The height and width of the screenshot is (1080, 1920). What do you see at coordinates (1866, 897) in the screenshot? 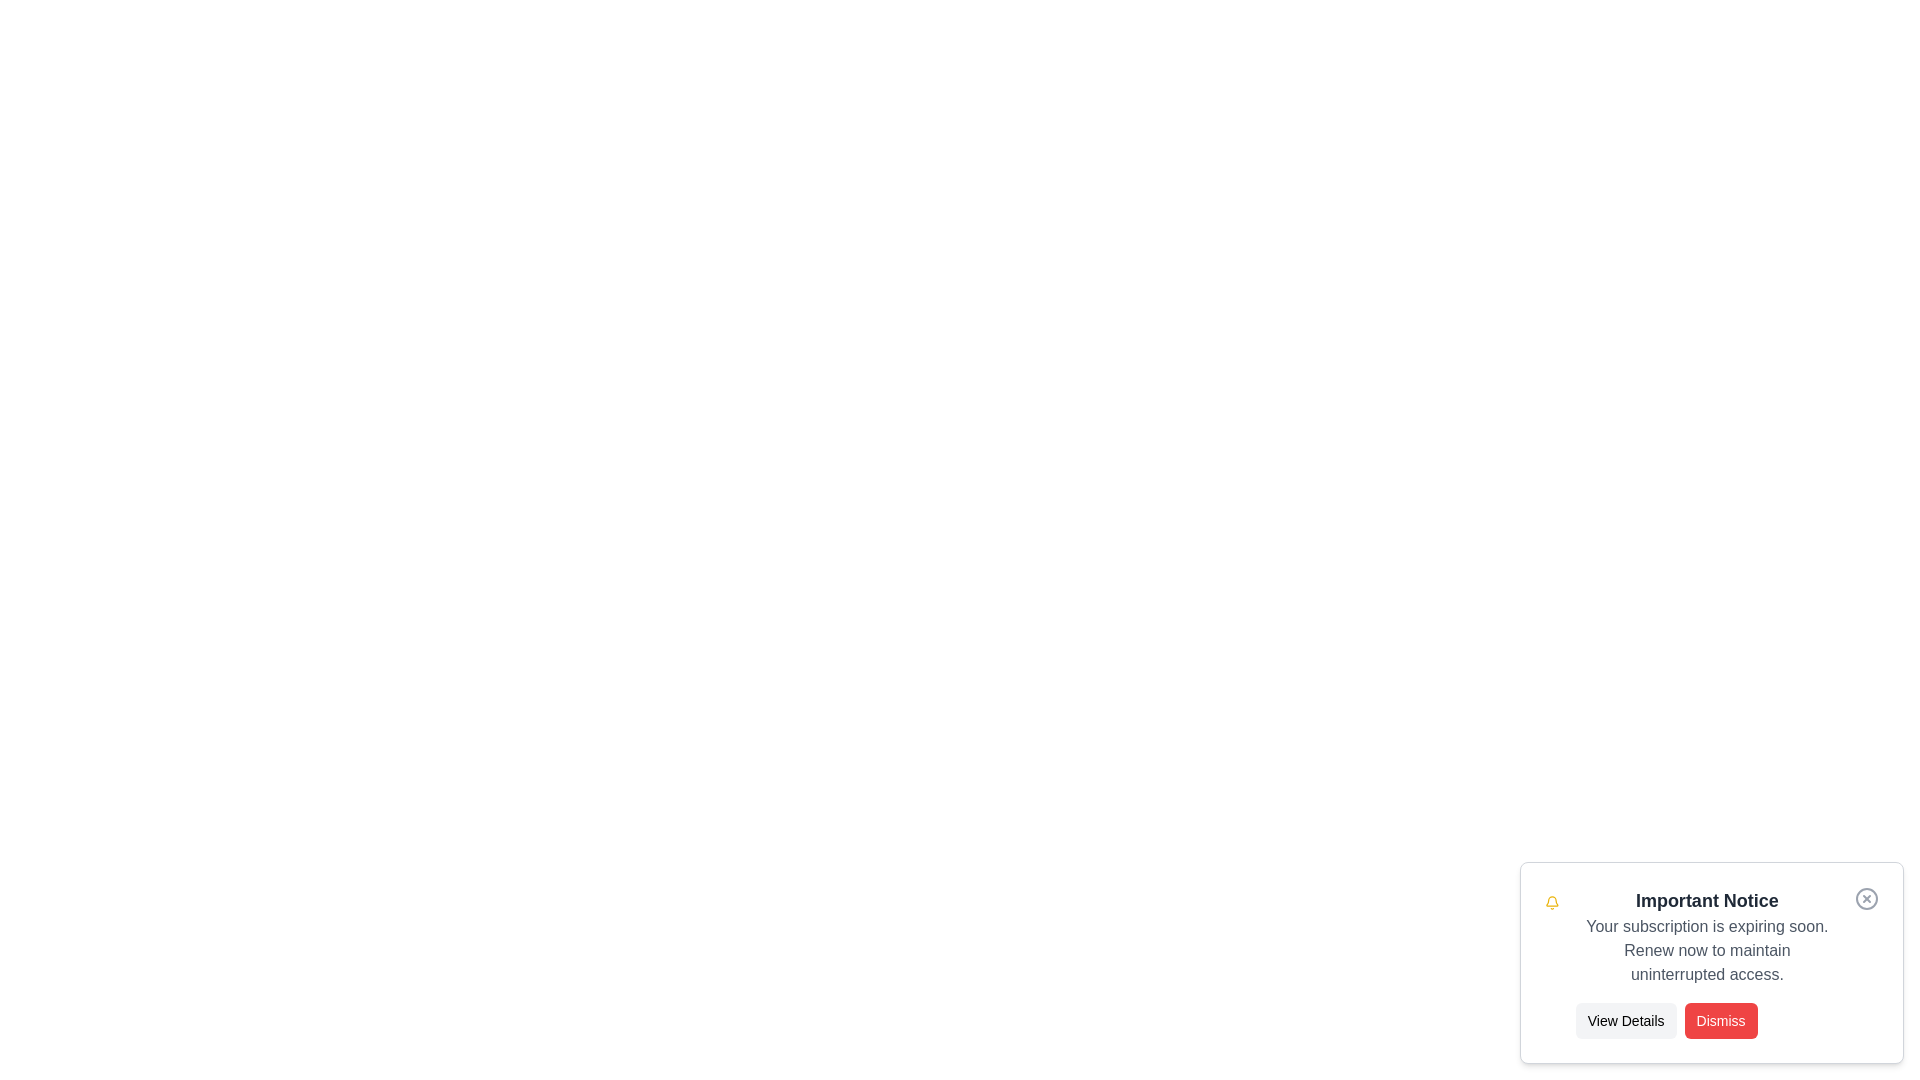
I see `the dismiss button located at the top-right corner of the notification card` at bounding box center [1866, 897].